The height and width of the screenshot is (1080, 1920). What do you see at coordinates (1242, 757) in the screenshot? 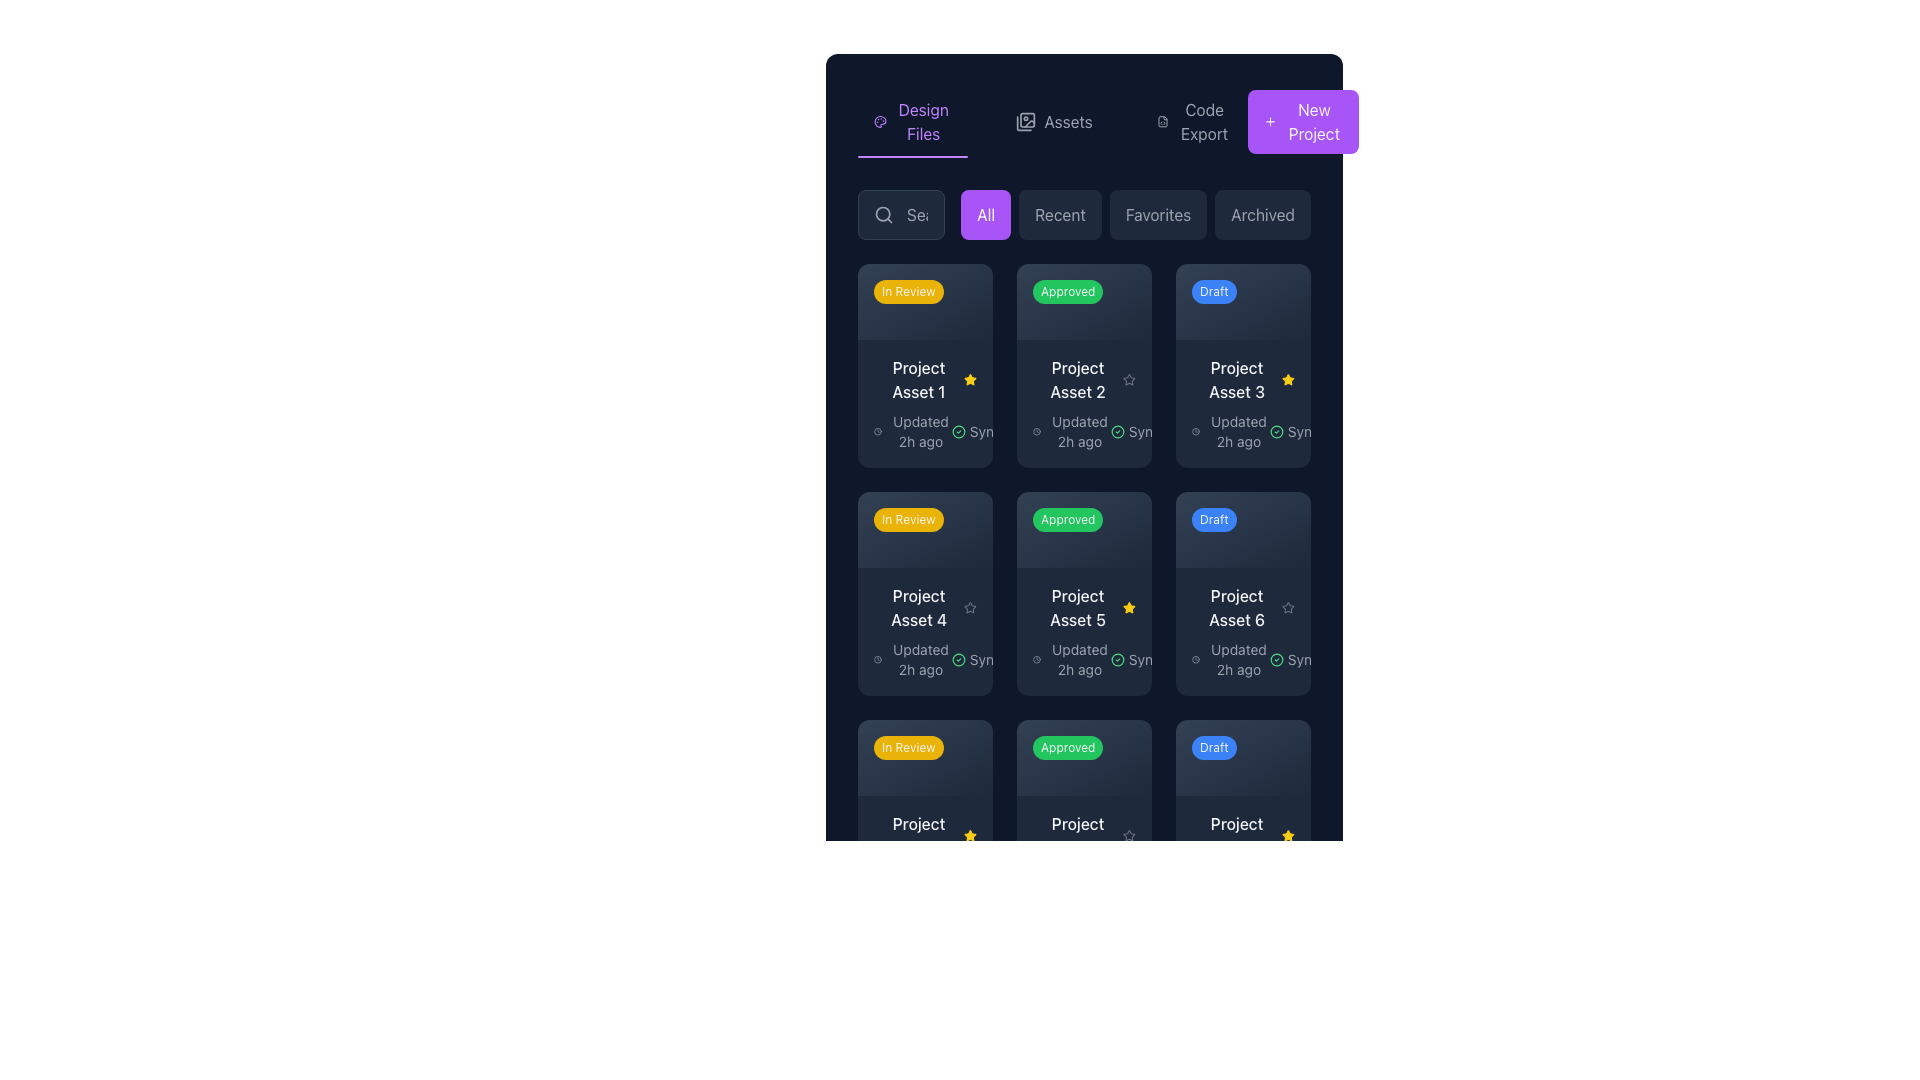
I see `the status indicator labeled 'Draft' located within the card titled 'Project Asset 9', positioned in the lower half of the grid layout` at bounding box center [1242, 757].